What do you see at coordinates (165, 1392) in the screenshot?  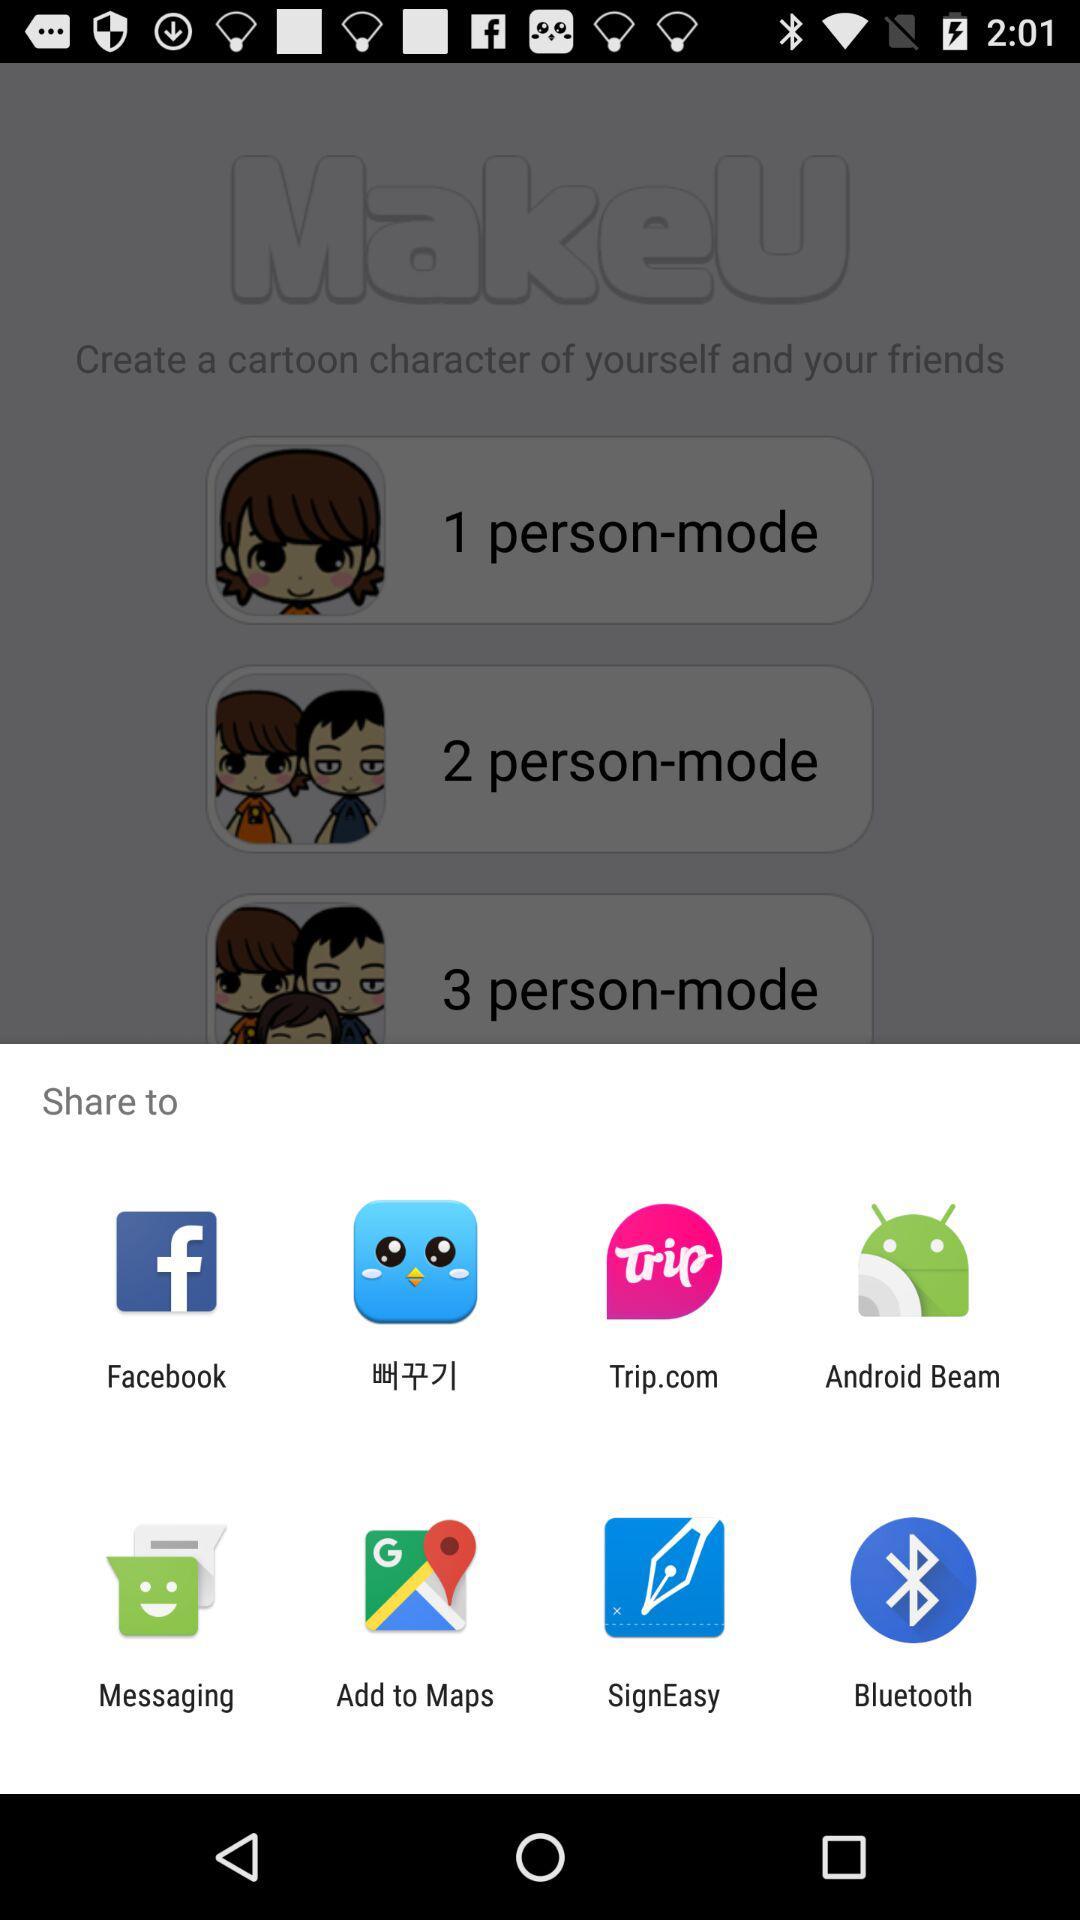 I see `facebook icon` at bounding box center [165, 1392].